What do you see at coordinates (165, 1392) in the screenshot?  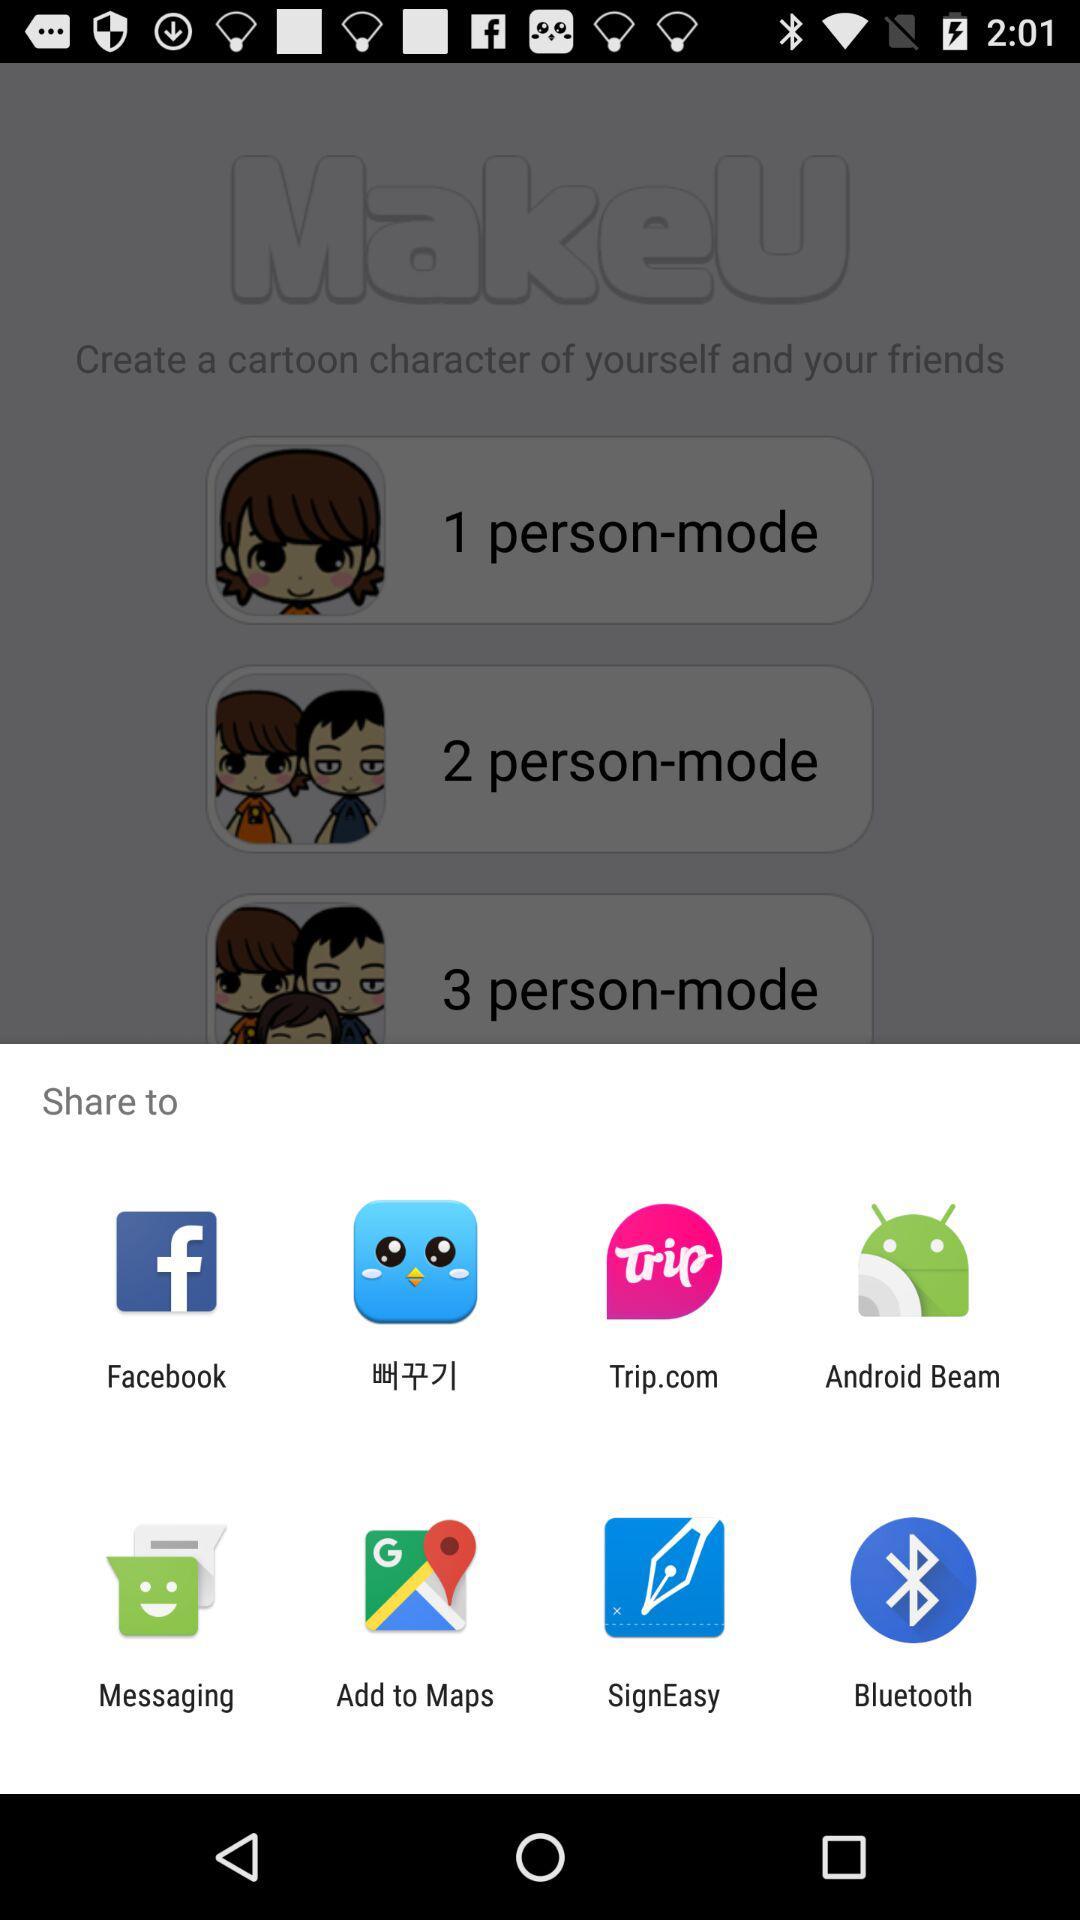 I see `facebook icon` at bounding box center [165, 1392].